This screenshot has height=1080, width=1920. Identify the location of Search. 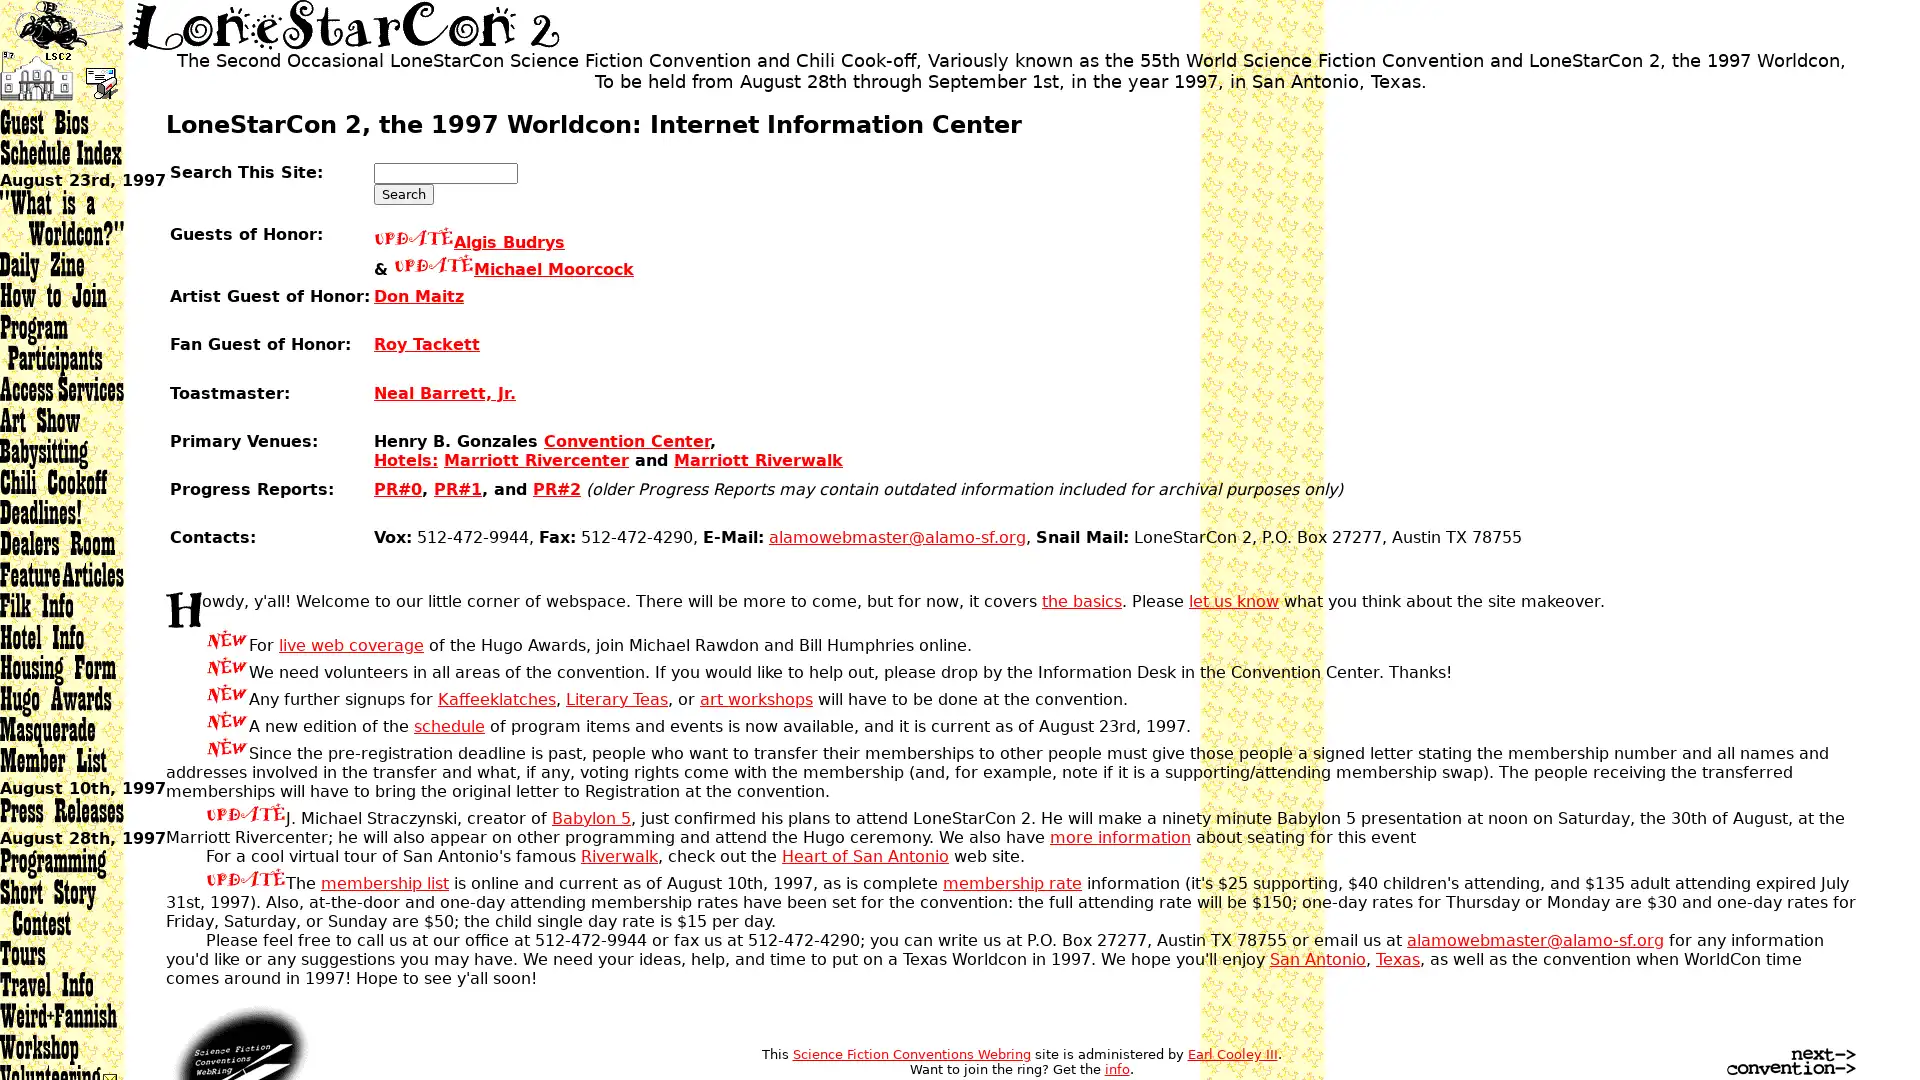
(402, 194).